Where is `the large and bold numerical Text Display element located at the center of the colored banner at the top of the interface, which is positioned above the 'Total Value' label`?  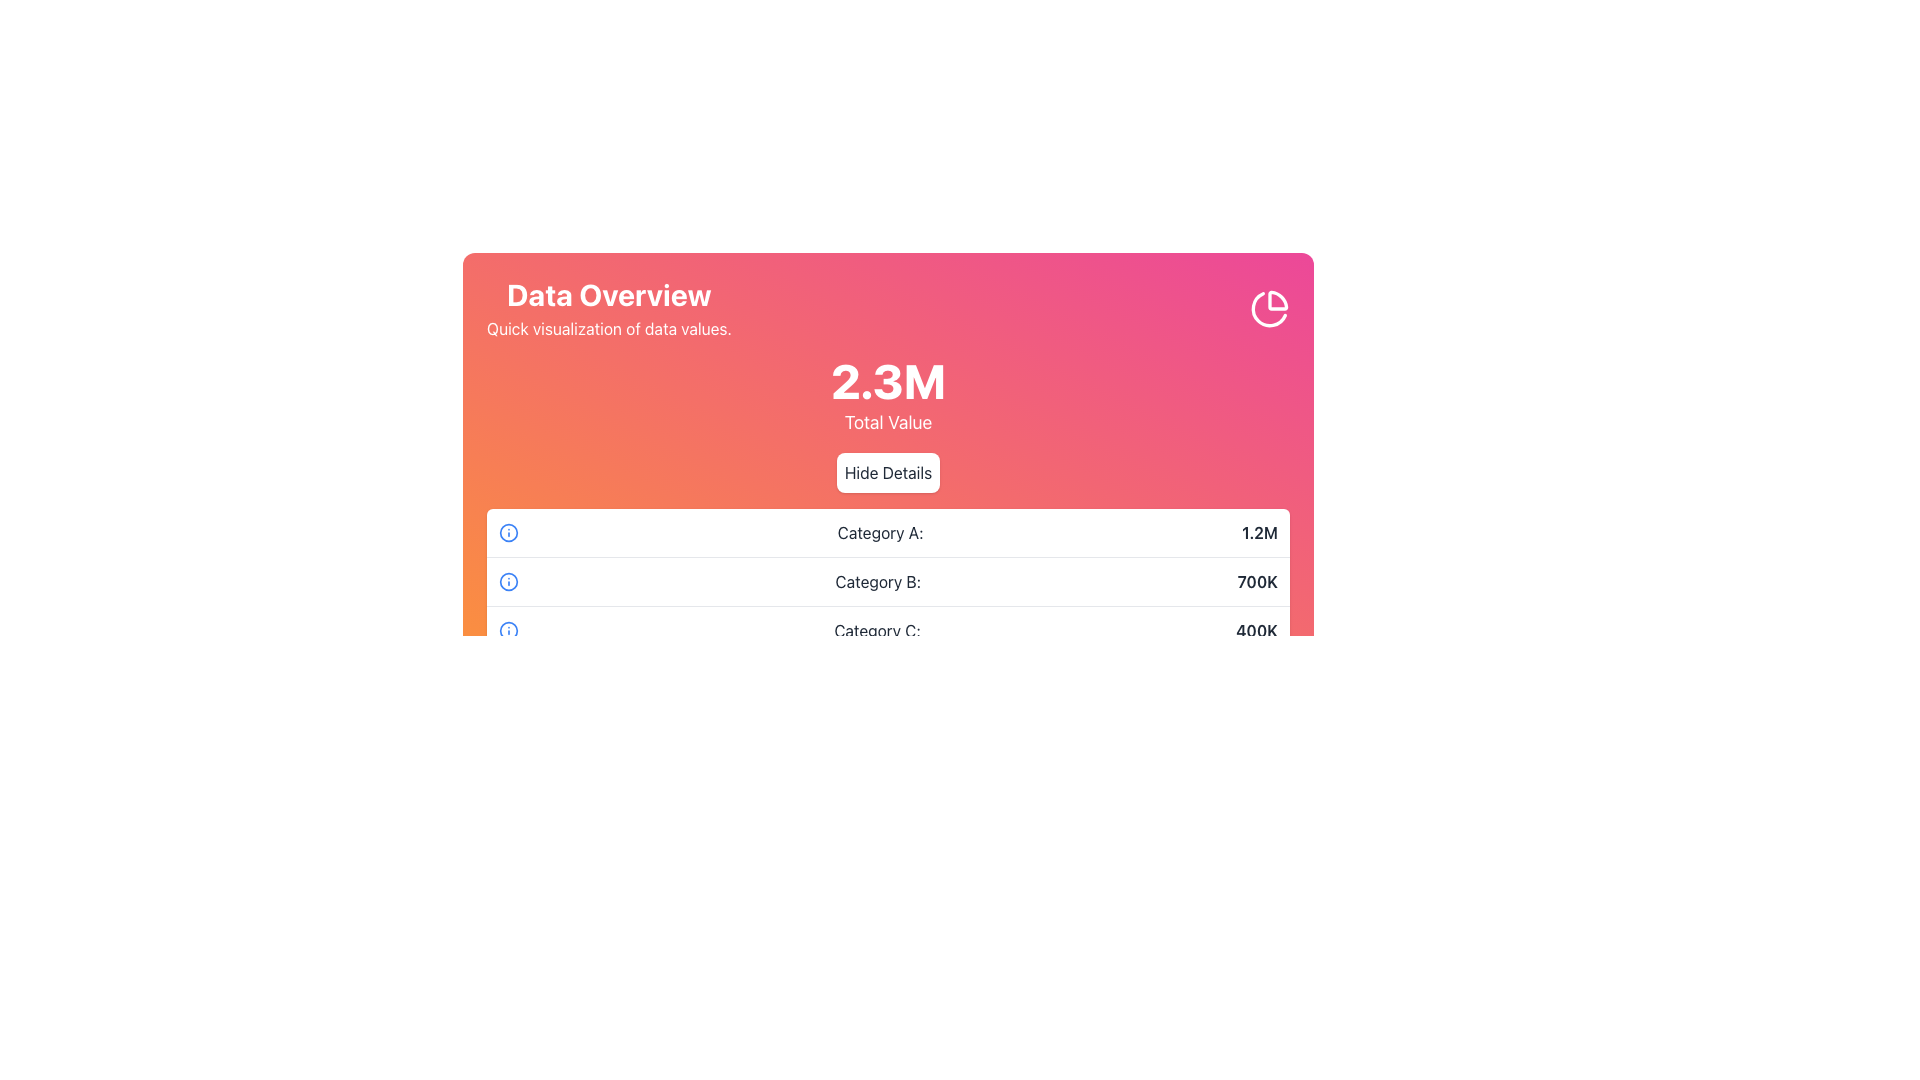 the large and bold numerical Text Display element located at the center of the colored banner at the top of the interface, which is positioned above the 'Total Value' label is located at coordinates (887, 381).